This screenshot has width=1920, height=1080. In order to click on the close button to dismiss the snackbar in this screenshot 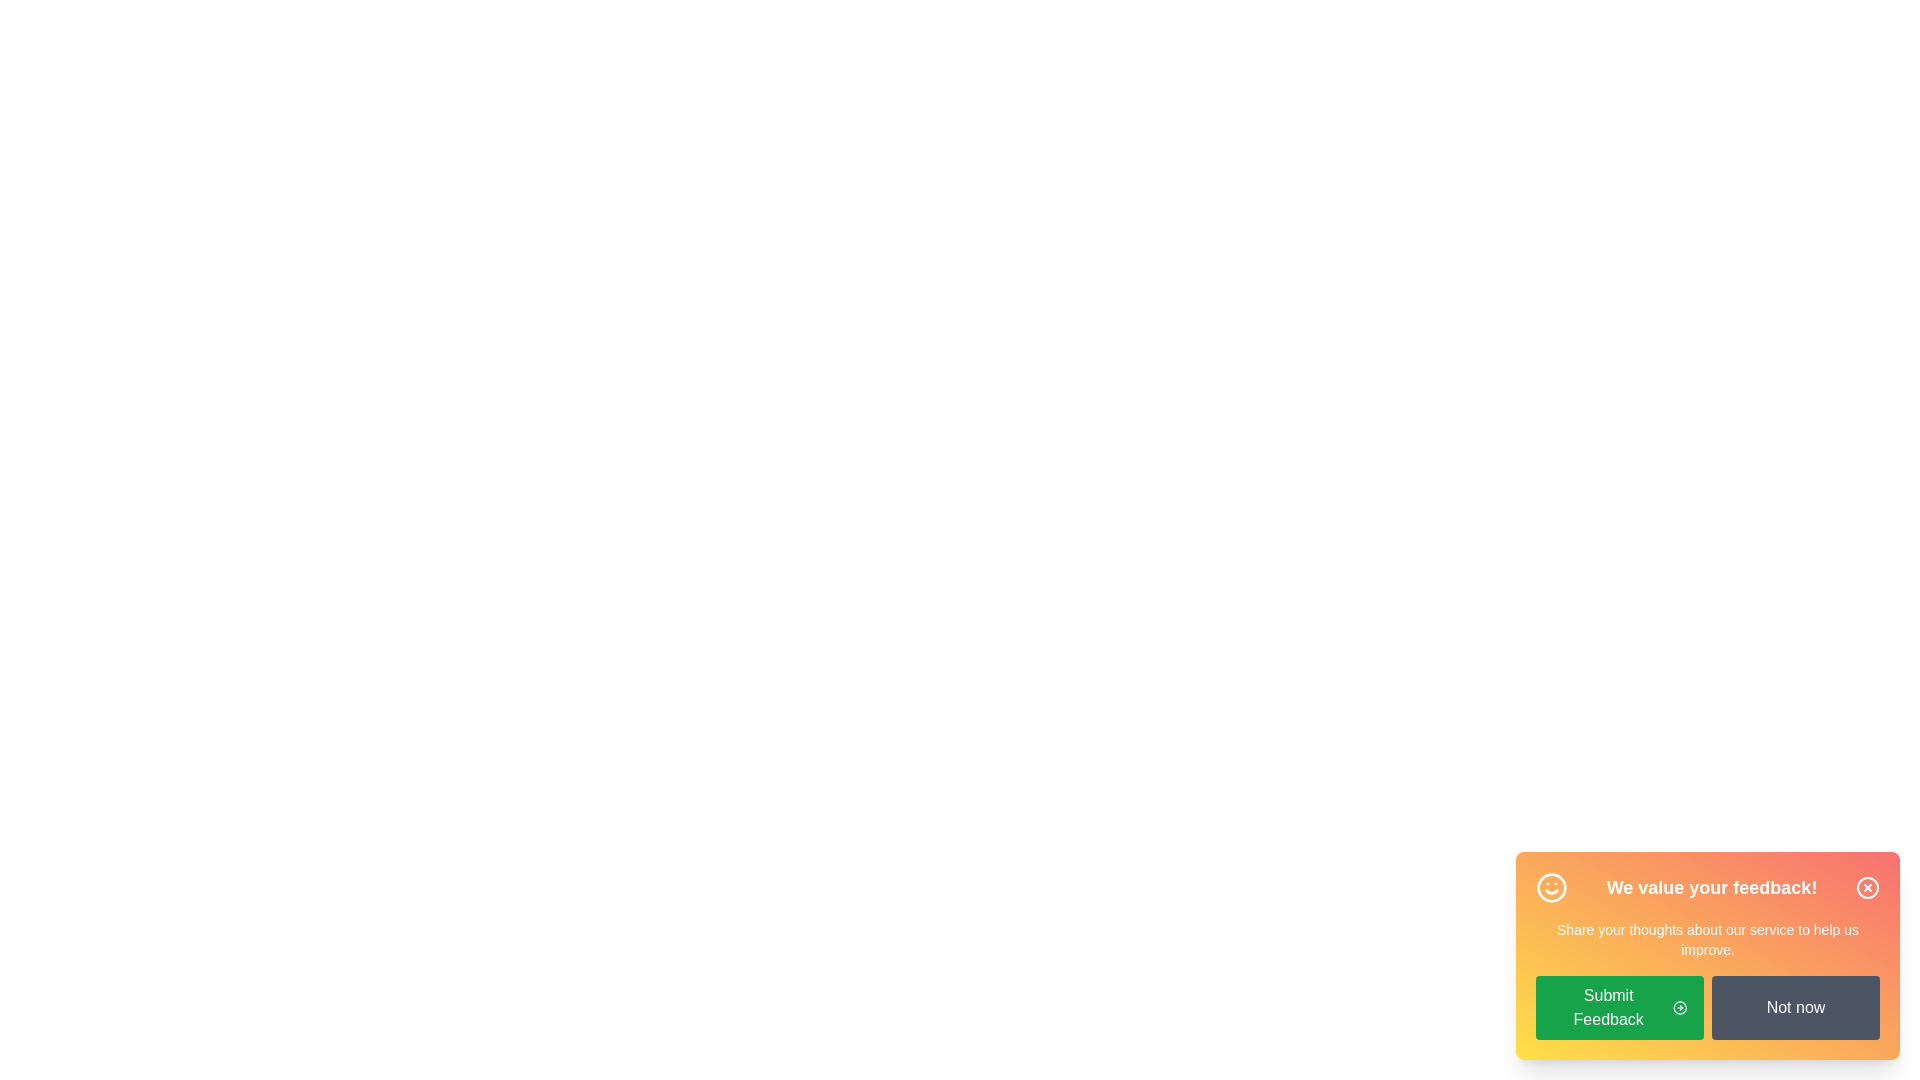, I will do `click(1866, 886)`.